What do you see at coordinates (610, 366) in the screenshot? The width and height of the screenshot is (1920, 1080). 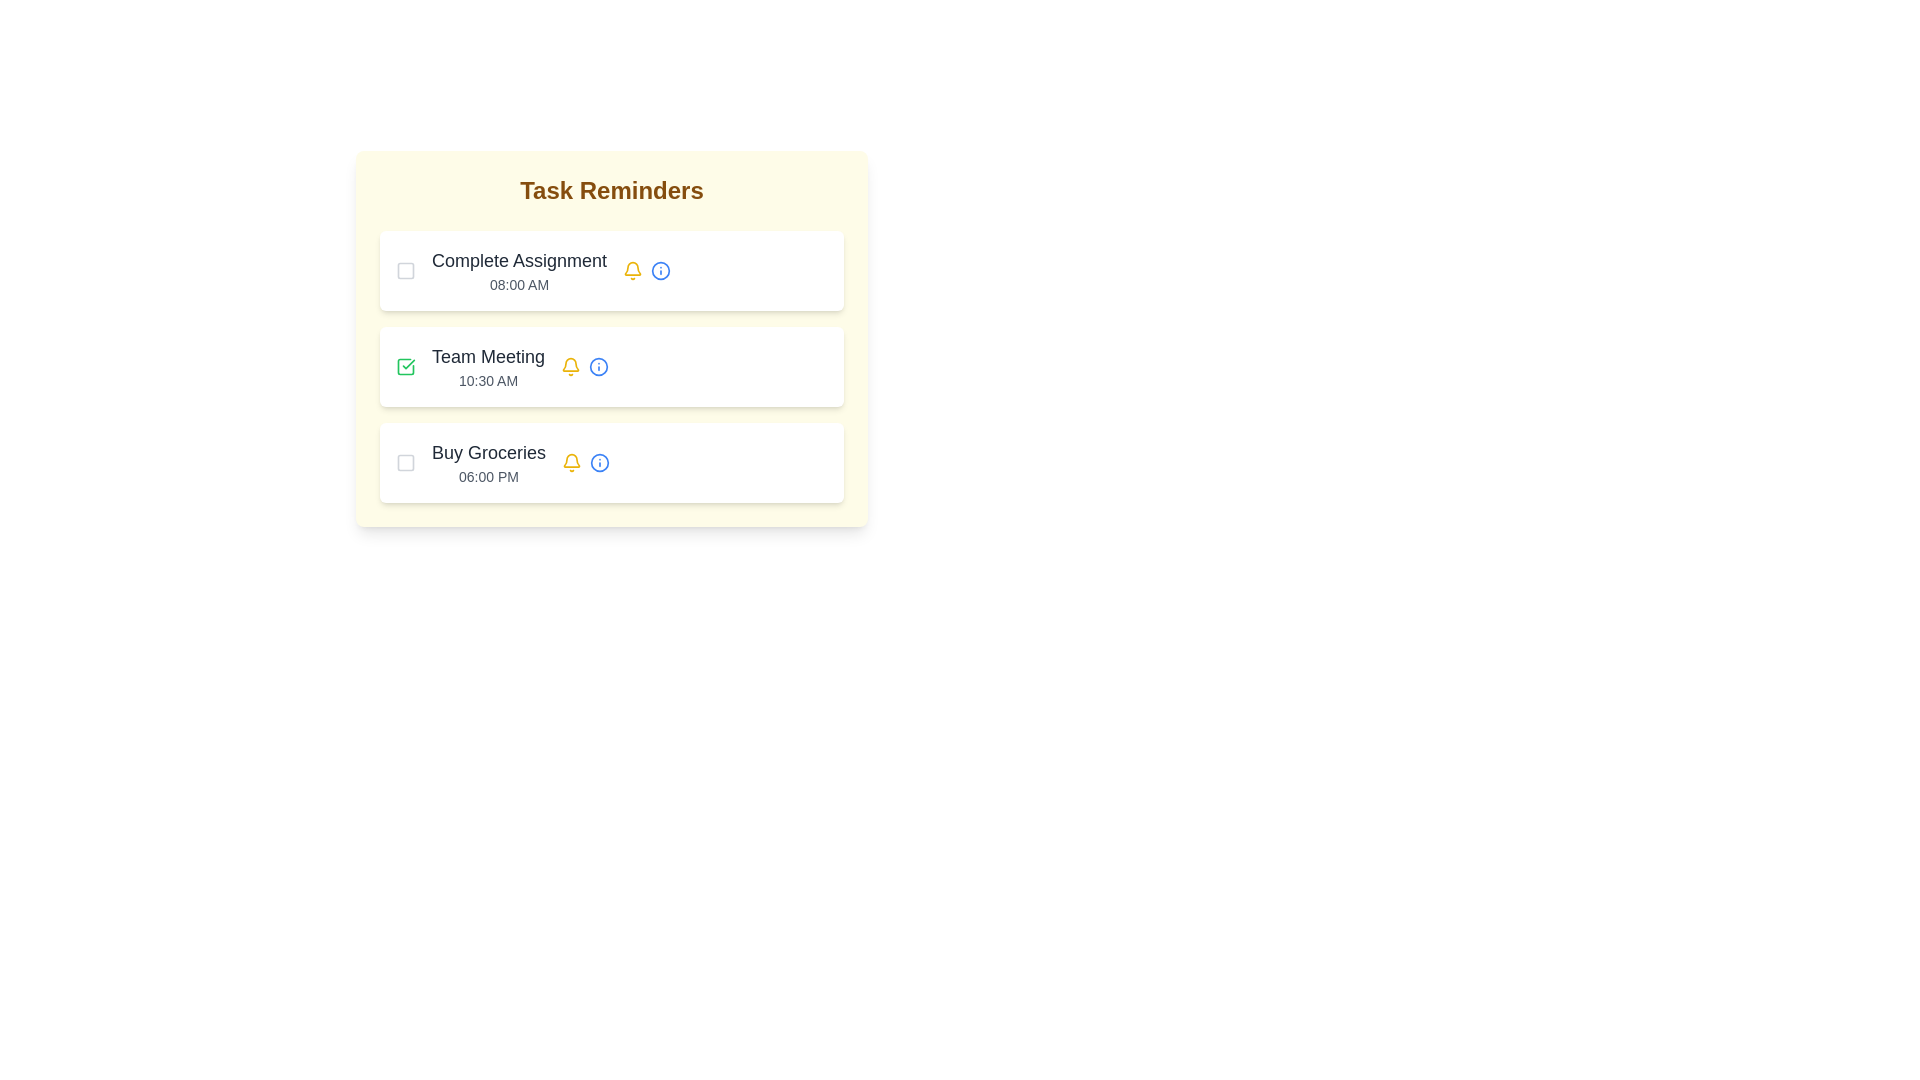 I see `the task listing element titled 'Team Meeting' at 10:30 AM` at bounding box center [610, 366].